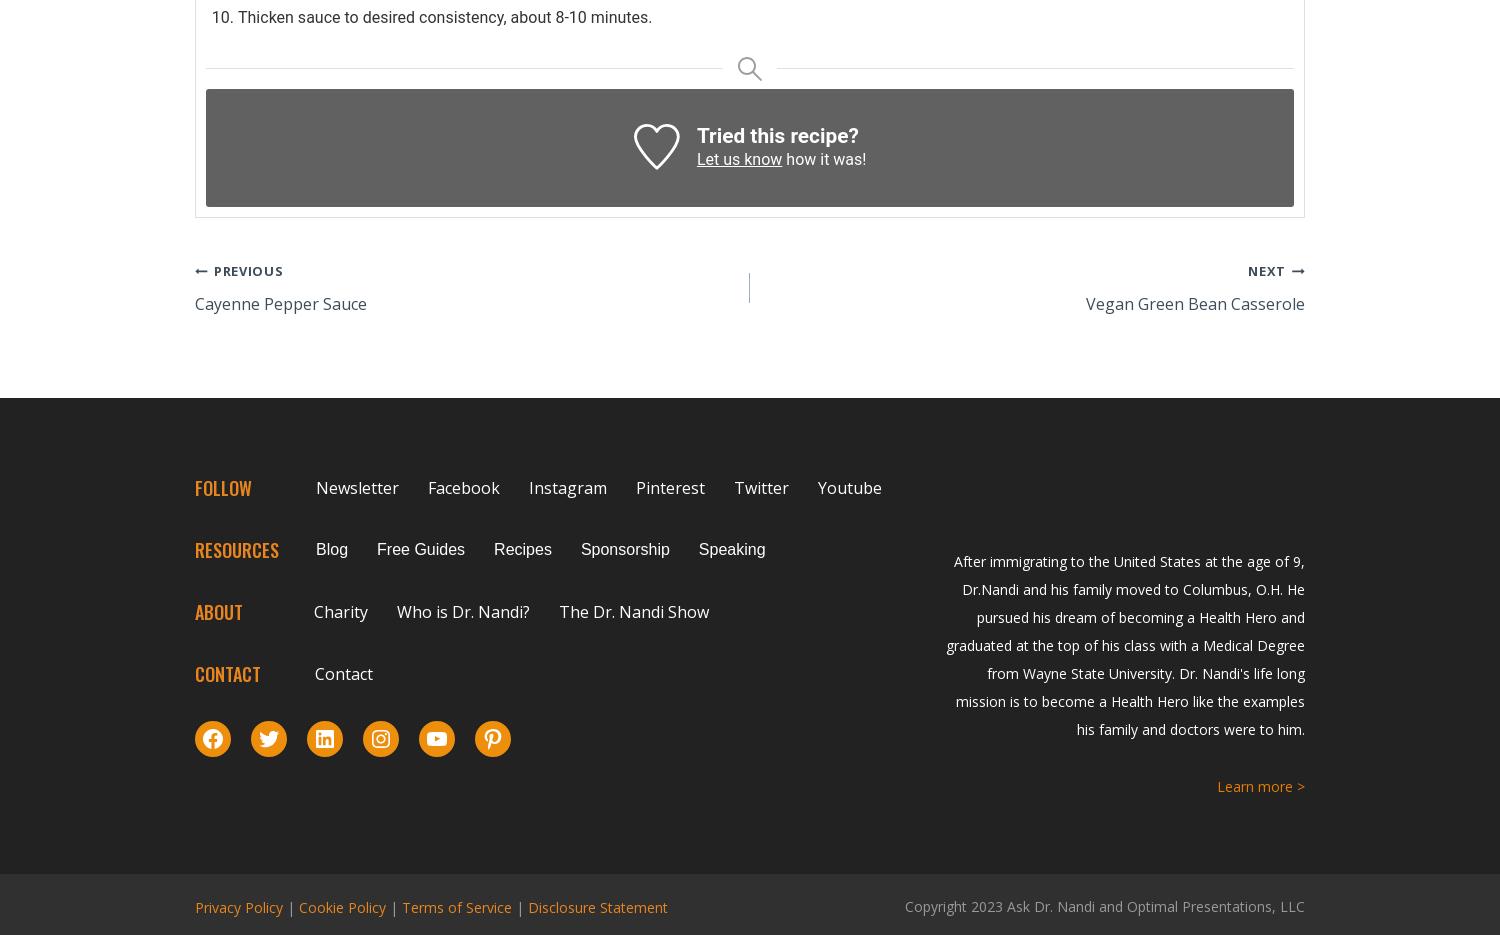 This screenshot has height=935, width=1500. Describe the element at coordinates (730, 548) in the screenshot. I see `'Speaking'` at that location.